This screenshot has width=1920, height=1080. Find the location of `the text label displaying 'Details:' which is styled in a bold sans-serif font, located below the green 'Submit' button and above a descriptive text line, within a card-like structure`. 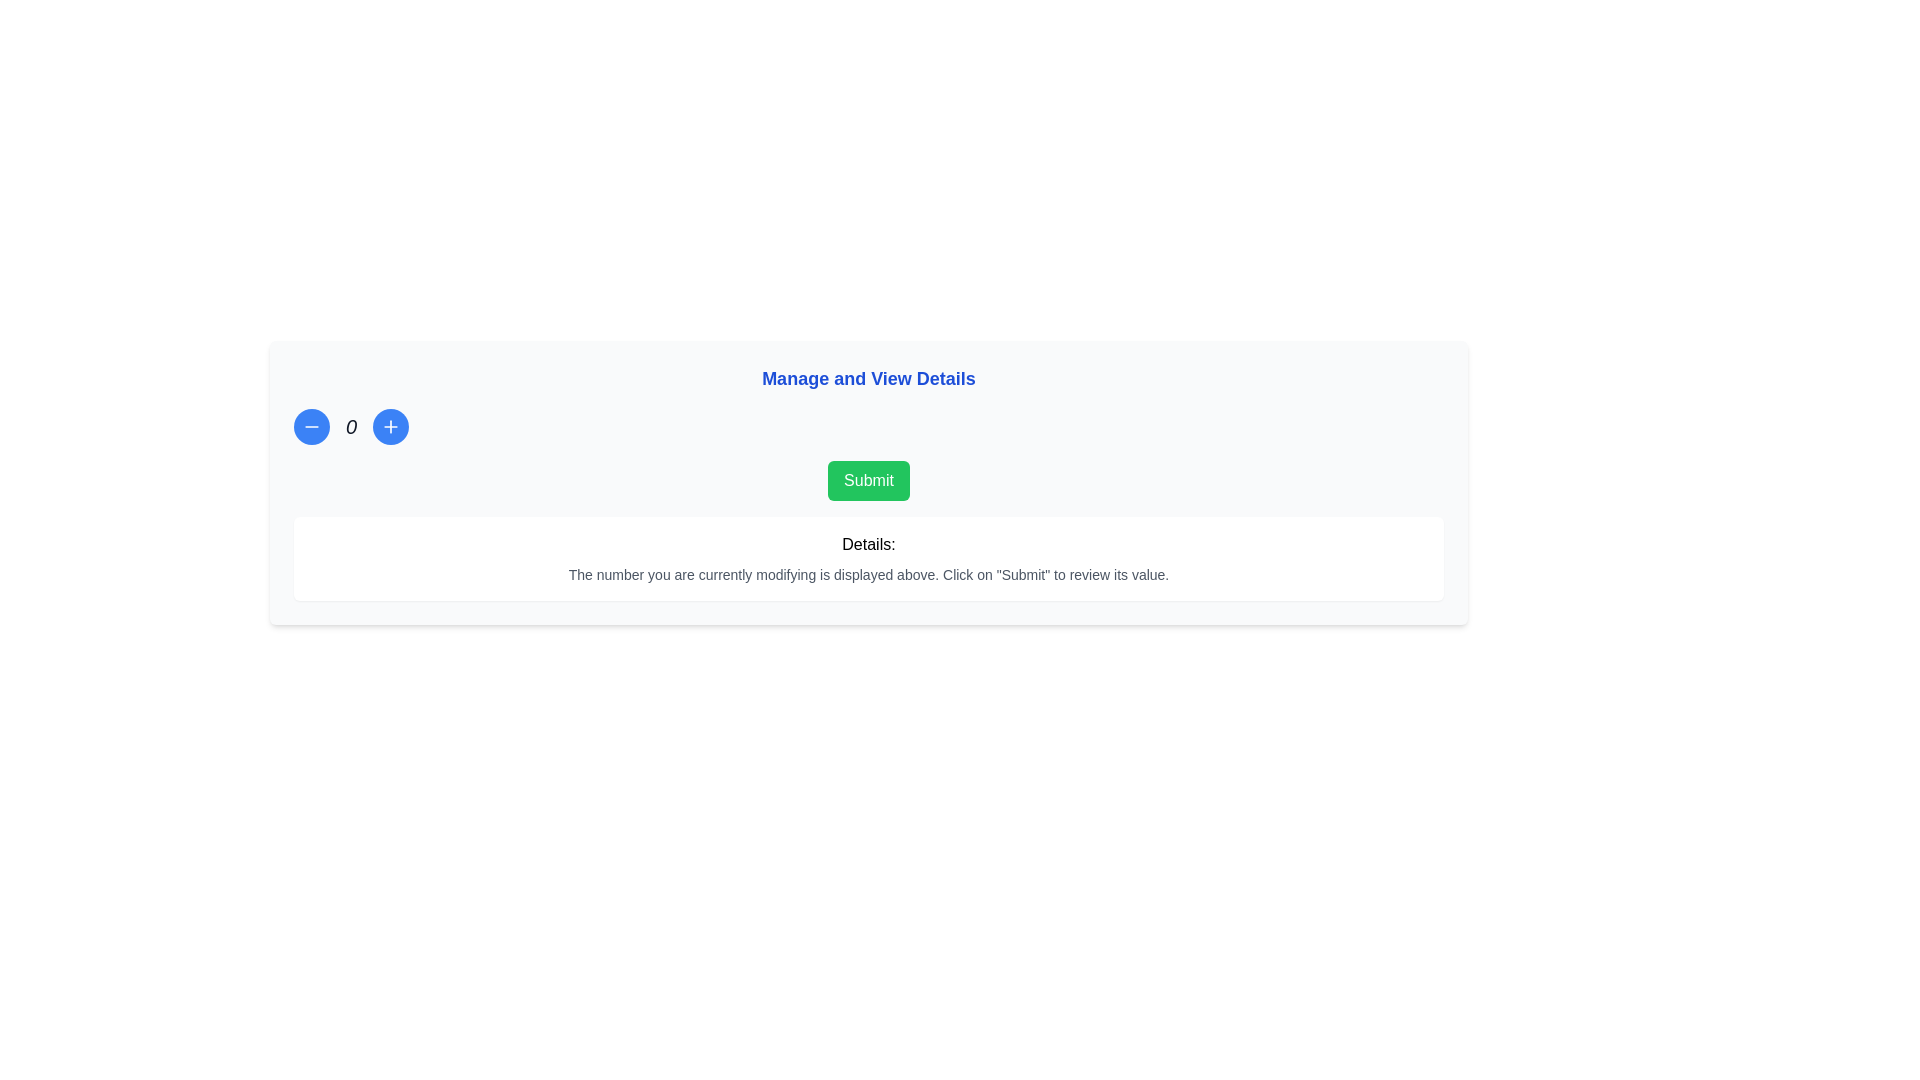

the text label displaying 'Details:' which is styled in a bold sans-serif font, located below the green 'Submit' button and above a descriptive text line, within a card-like structure is located at coordinates (868, 544).